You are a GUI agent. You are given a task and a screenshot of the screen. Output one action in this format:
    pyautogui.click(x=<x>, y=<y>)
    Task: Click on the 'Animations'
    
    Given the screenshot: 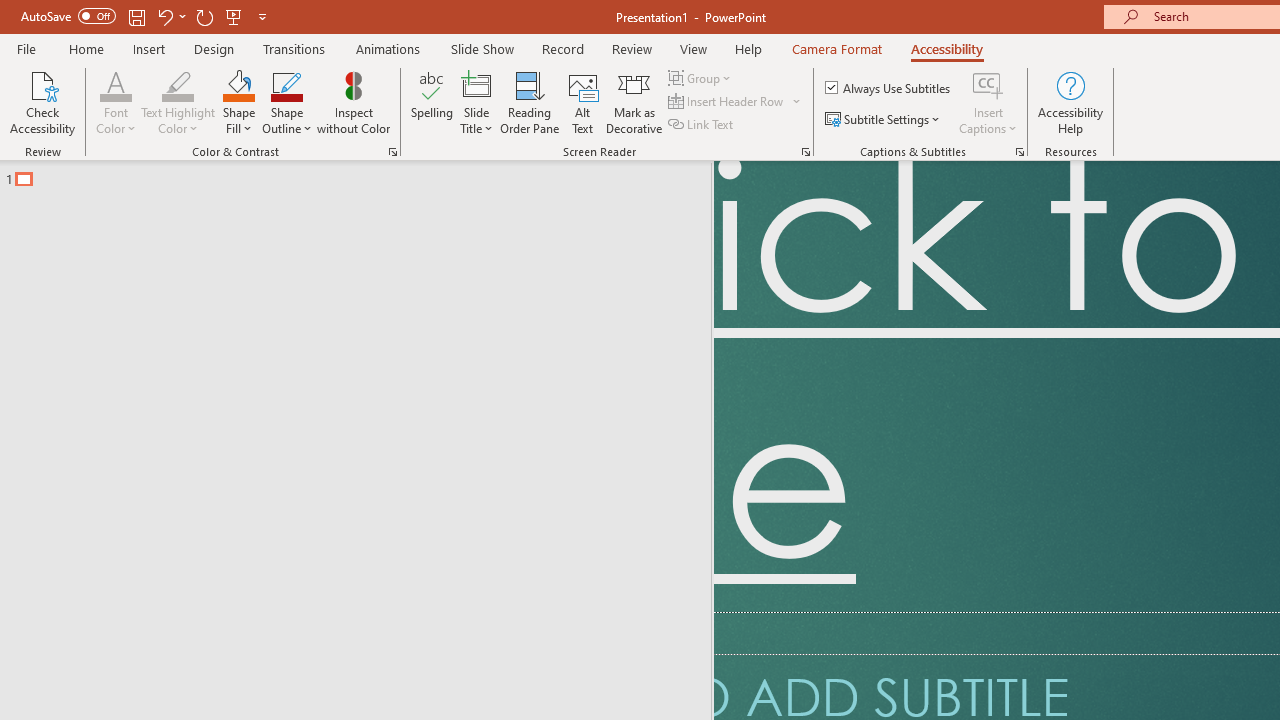 What is the action you would take?
    pyautogui.click(x=388, y=48)
    